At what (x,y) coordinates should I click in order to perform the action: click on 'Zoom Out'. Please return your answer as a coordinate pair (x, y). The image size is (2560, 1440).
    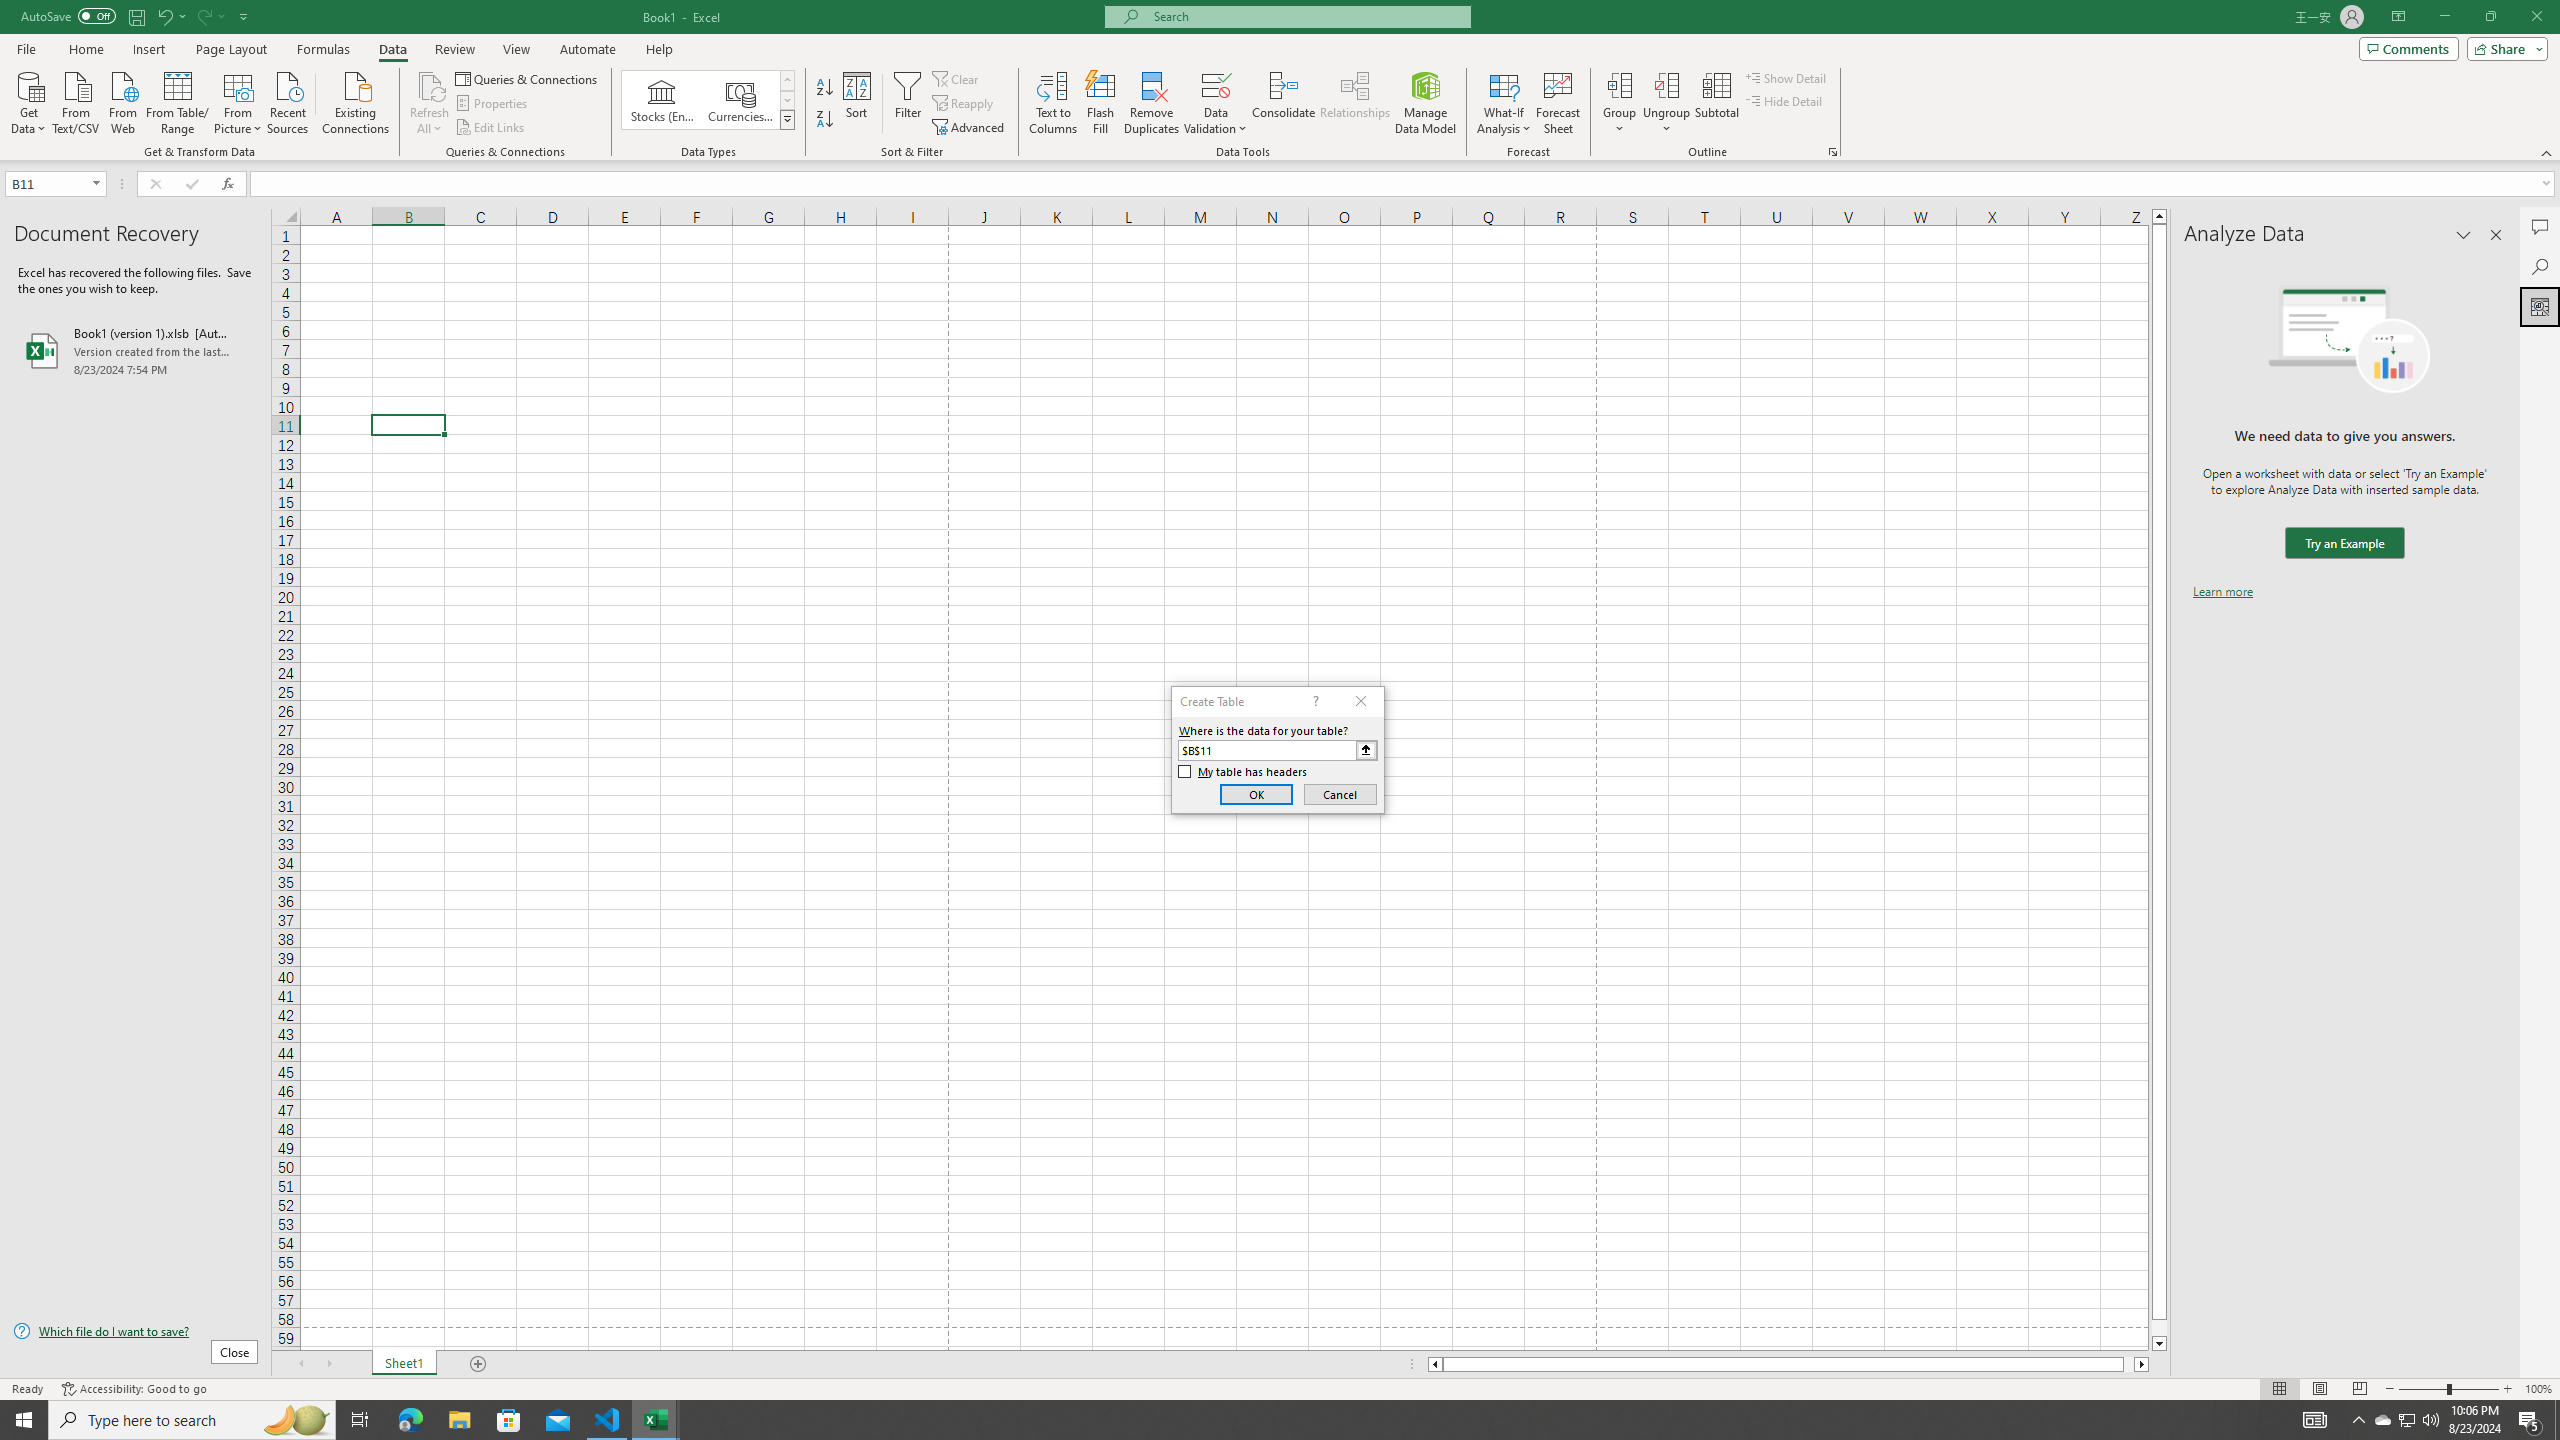
    Looking at the image, I should click on (2422, 1389).